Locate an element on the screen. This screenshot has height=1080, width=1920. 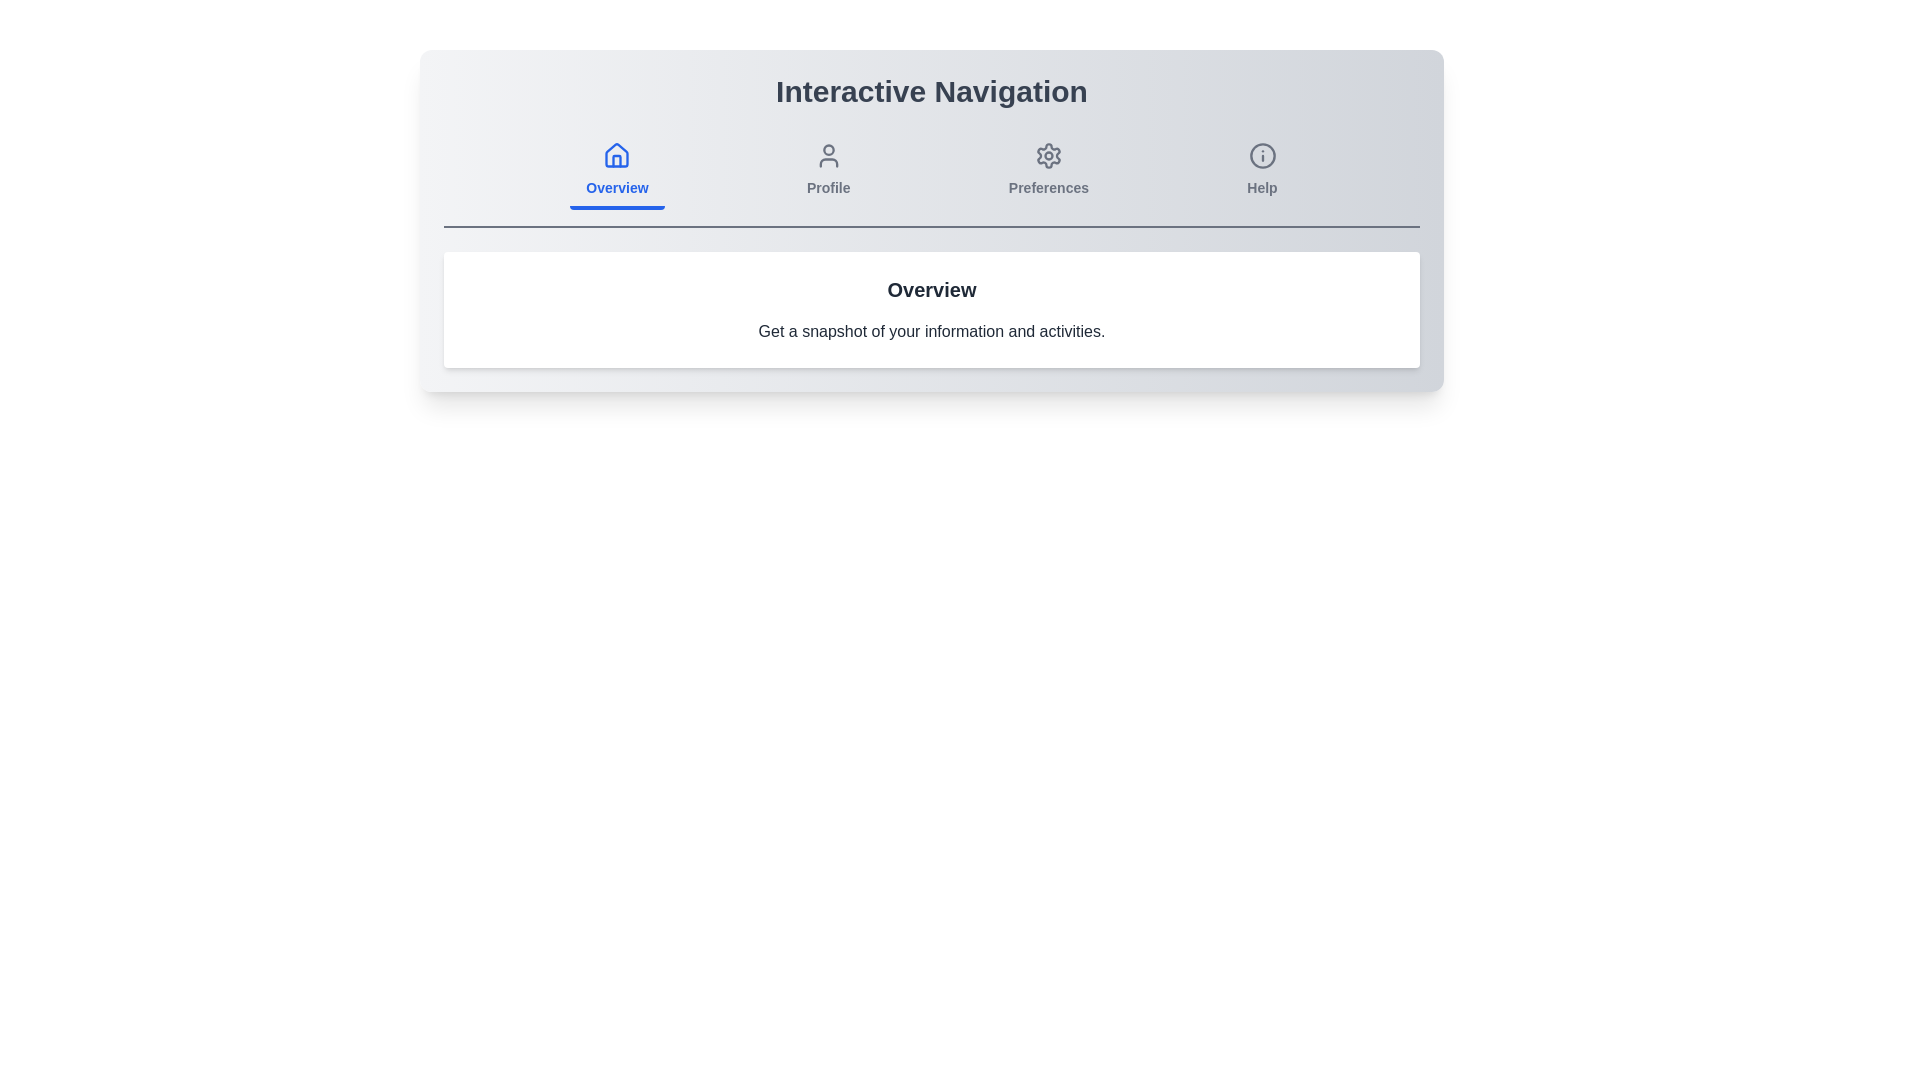
the Help tab icon to see the hover effect is located at coordinates (1261, 171).